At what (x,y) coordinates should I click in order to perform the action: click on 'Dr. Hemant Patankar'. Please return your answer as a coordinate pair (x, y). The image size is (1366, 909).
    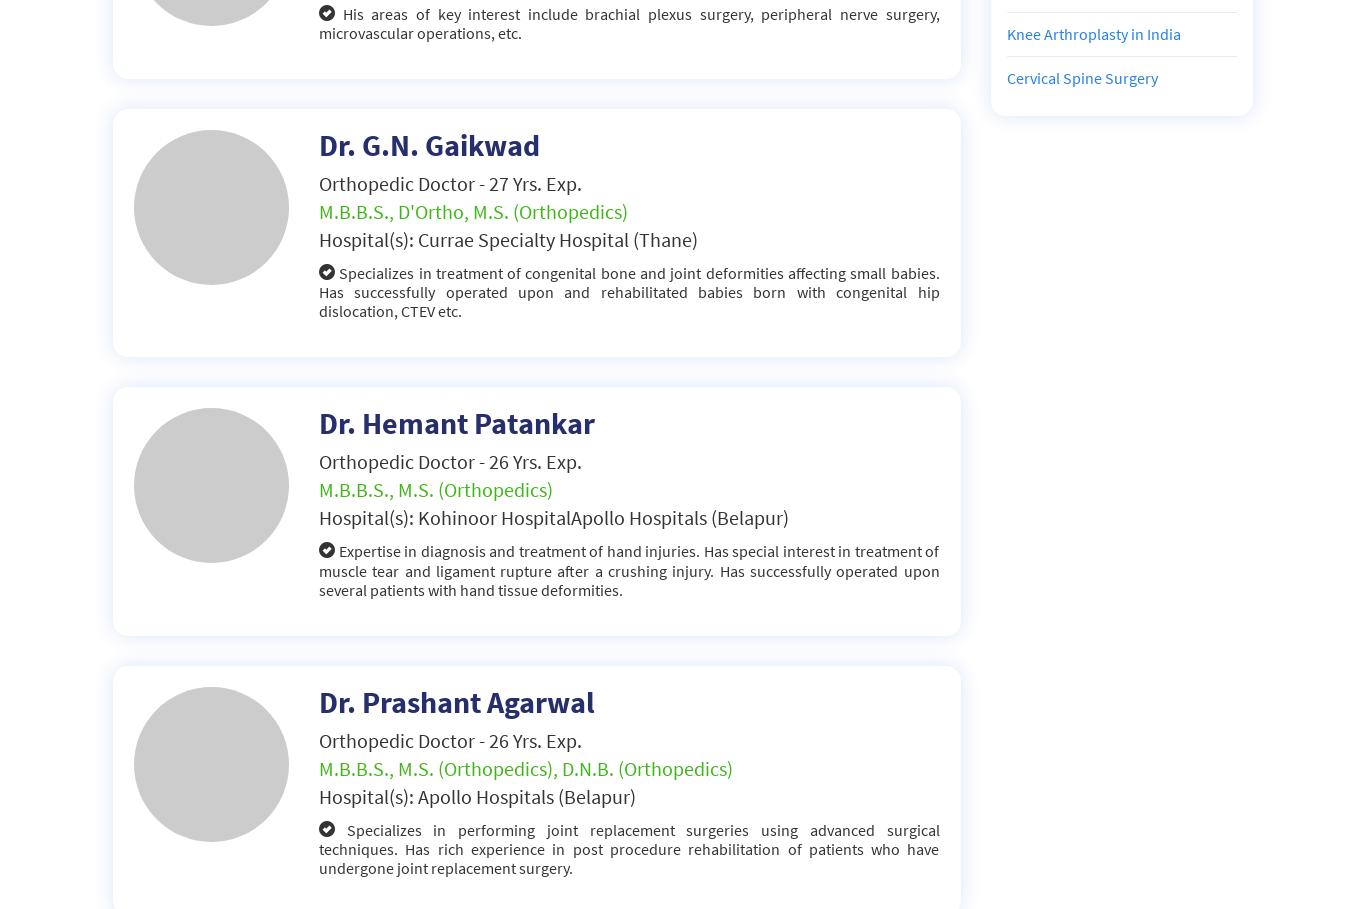
    Looking at the image, I should click on (457, 421).